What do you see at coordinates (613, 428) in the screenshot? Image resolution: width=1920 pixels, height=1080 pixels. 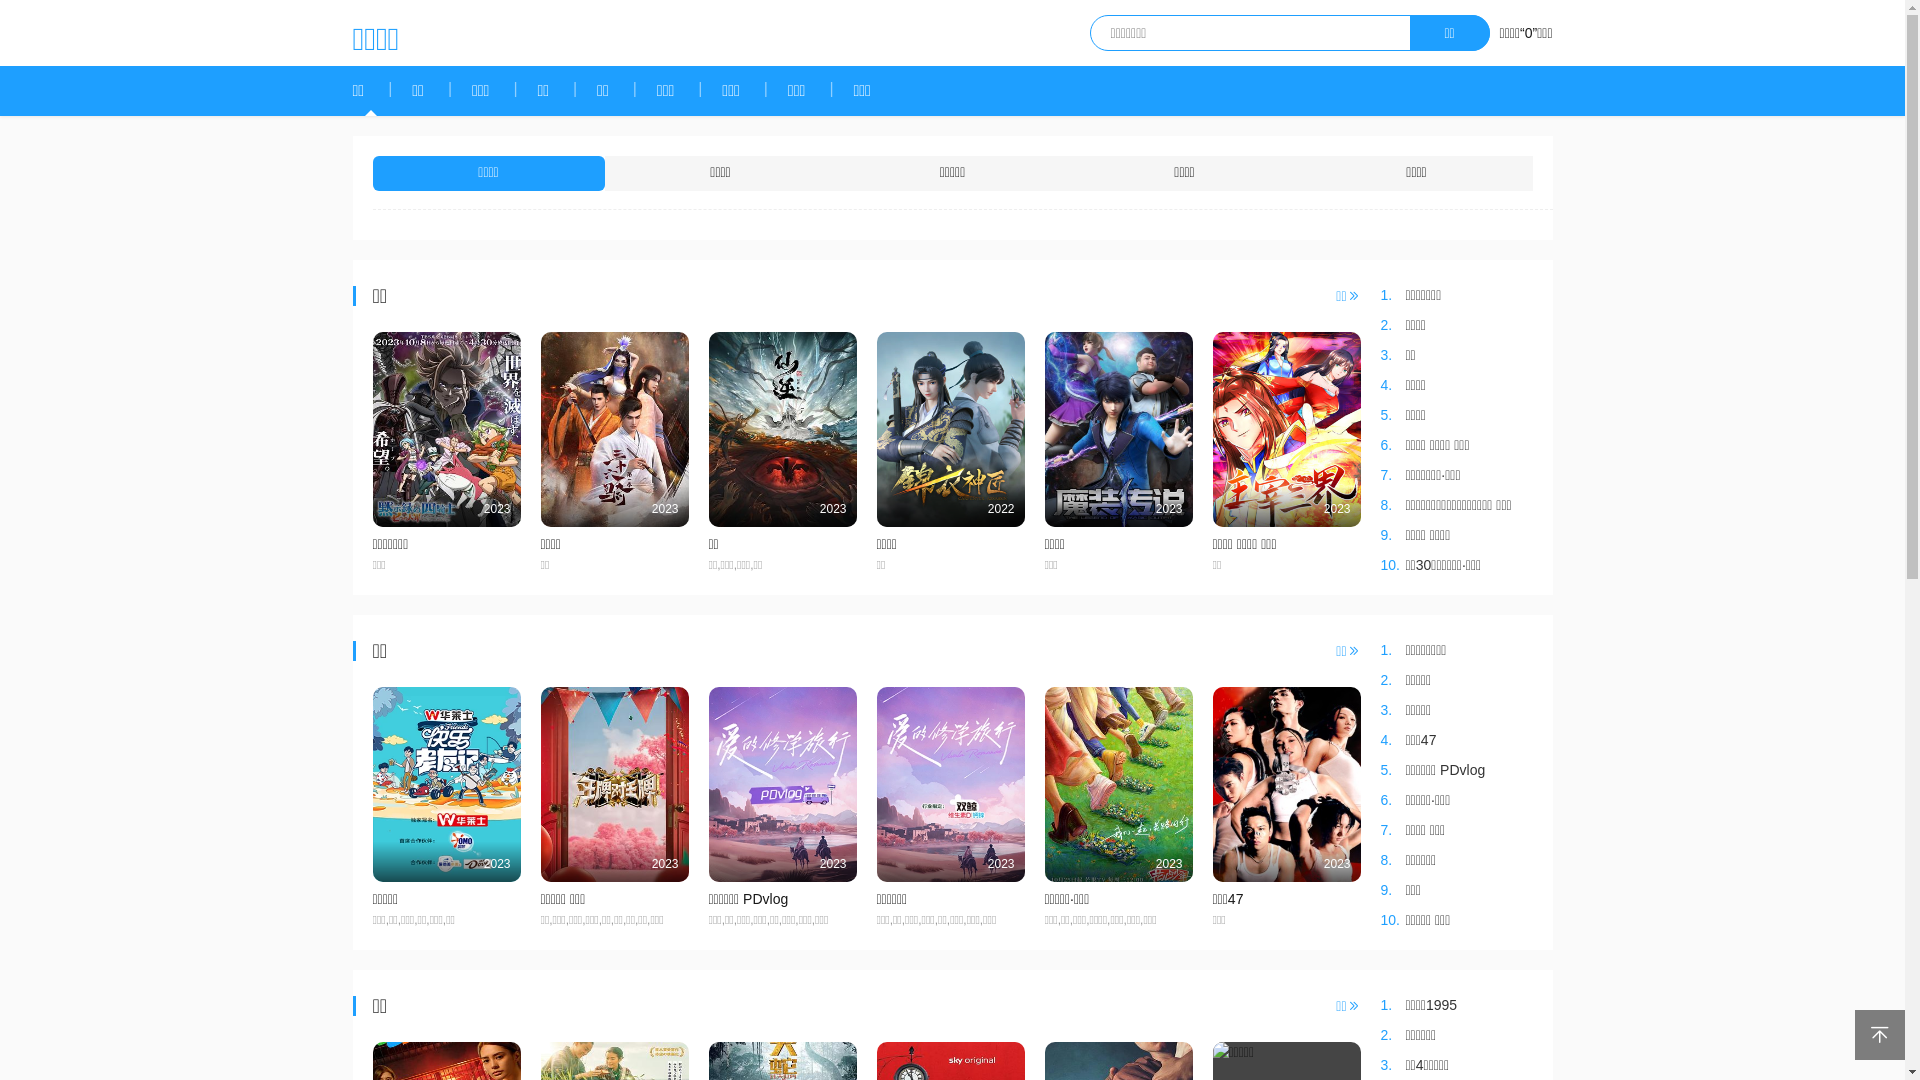 I see `'2023'` at bounding box center [613, 428].